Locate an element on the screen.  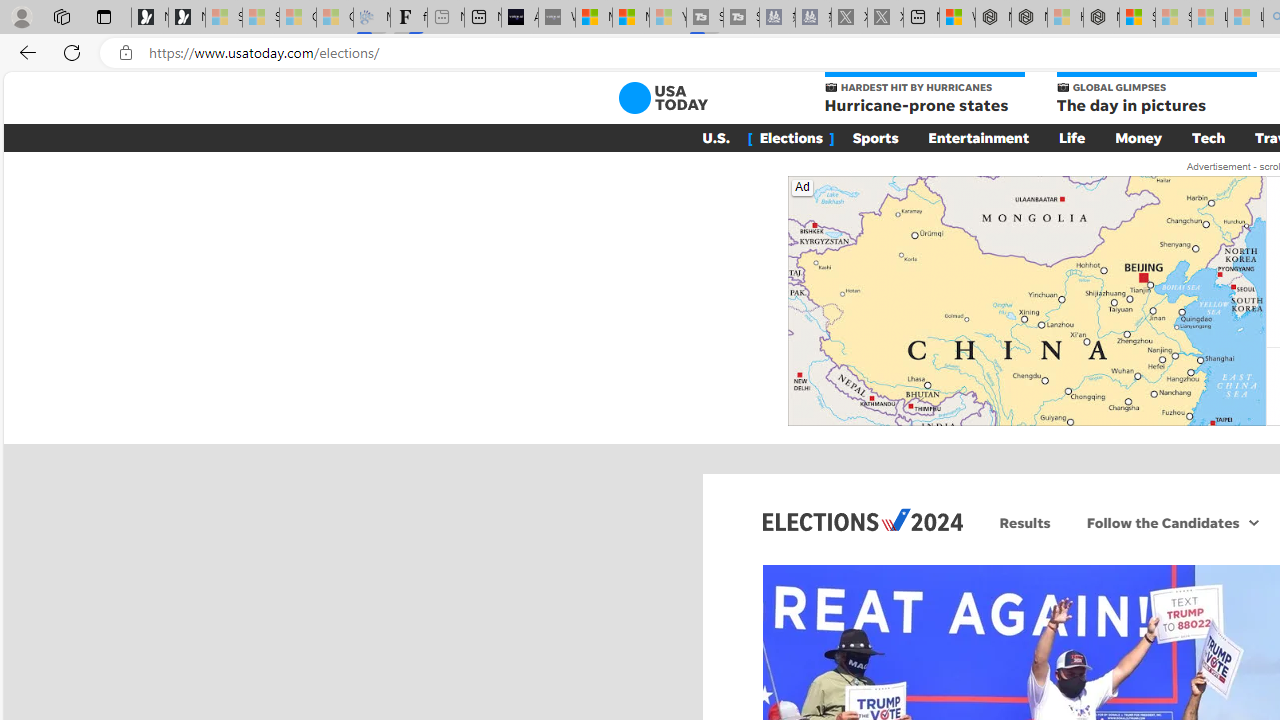
'Microsoft Start Sports' is located at coordinates (592, 17).